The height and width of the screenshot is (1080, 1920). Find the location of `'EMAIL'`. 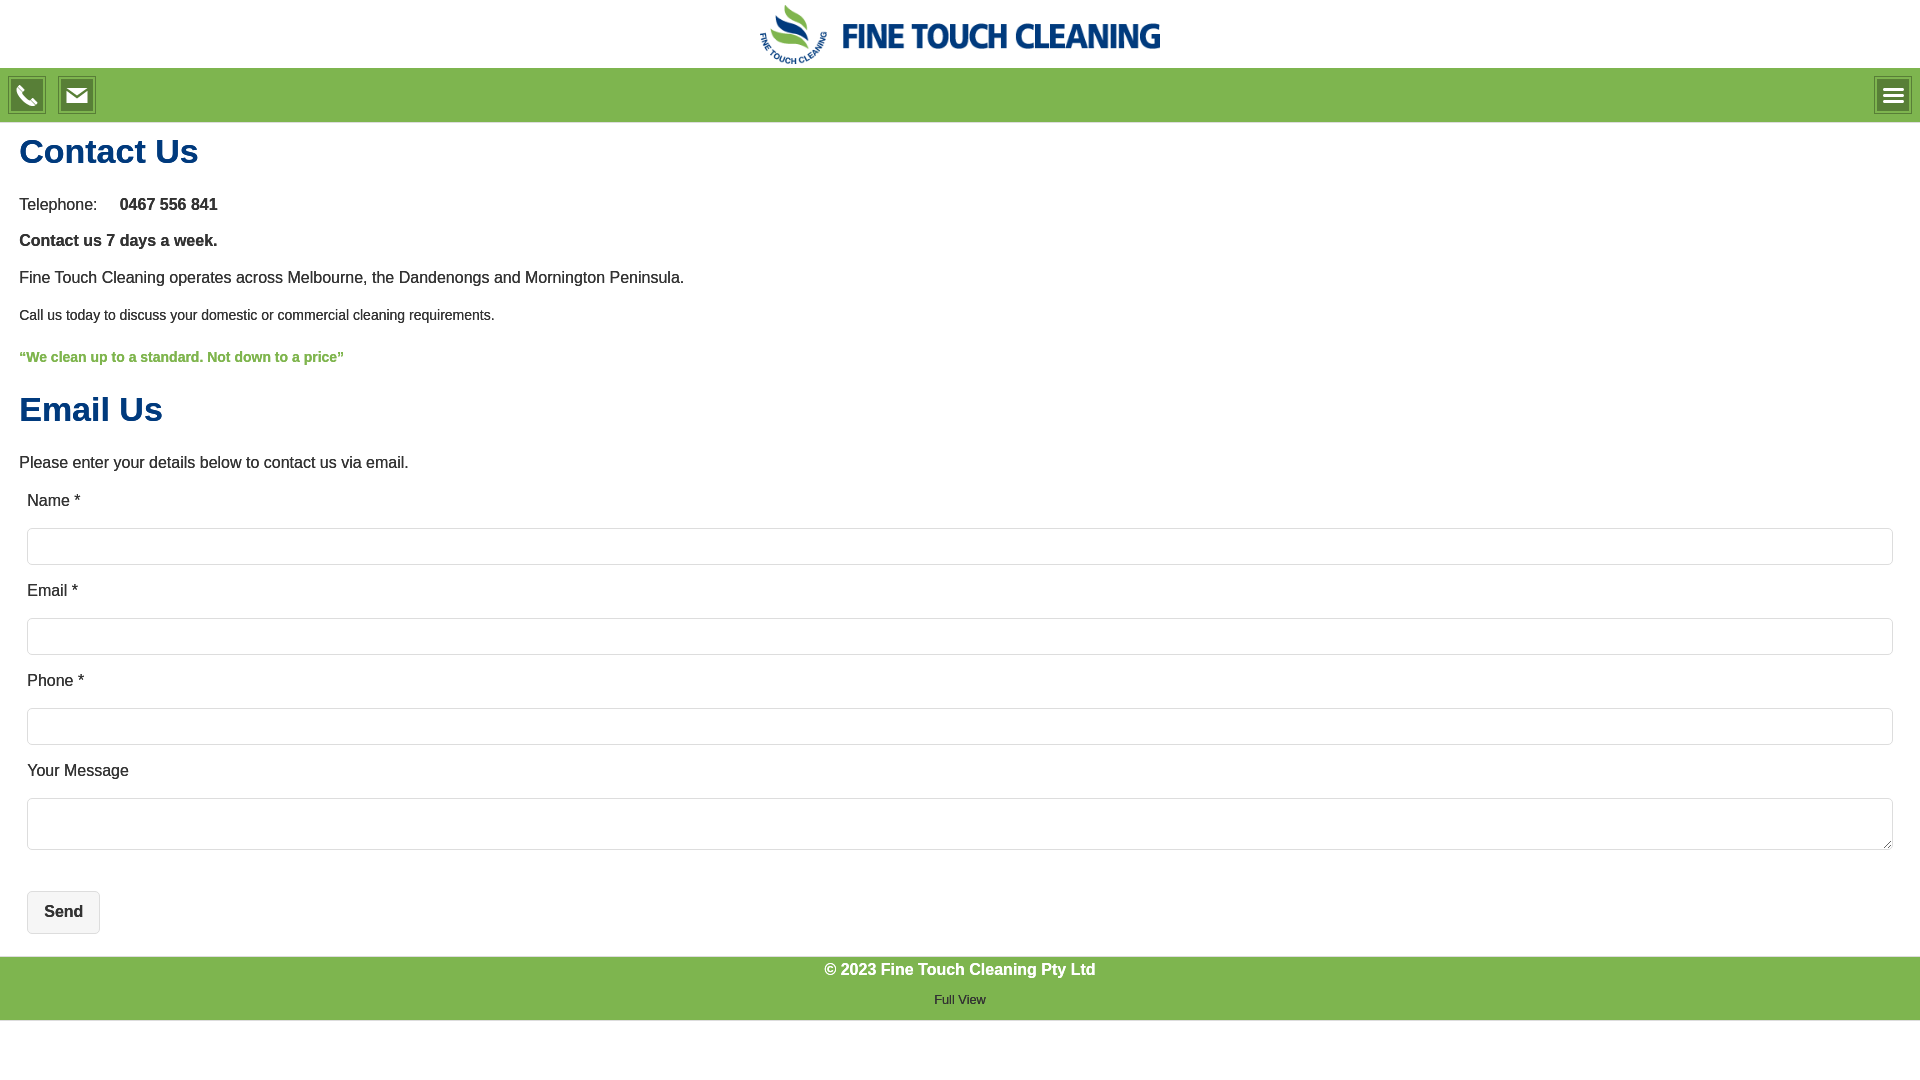

'EMAIL' is located at coordinates (76, 95).